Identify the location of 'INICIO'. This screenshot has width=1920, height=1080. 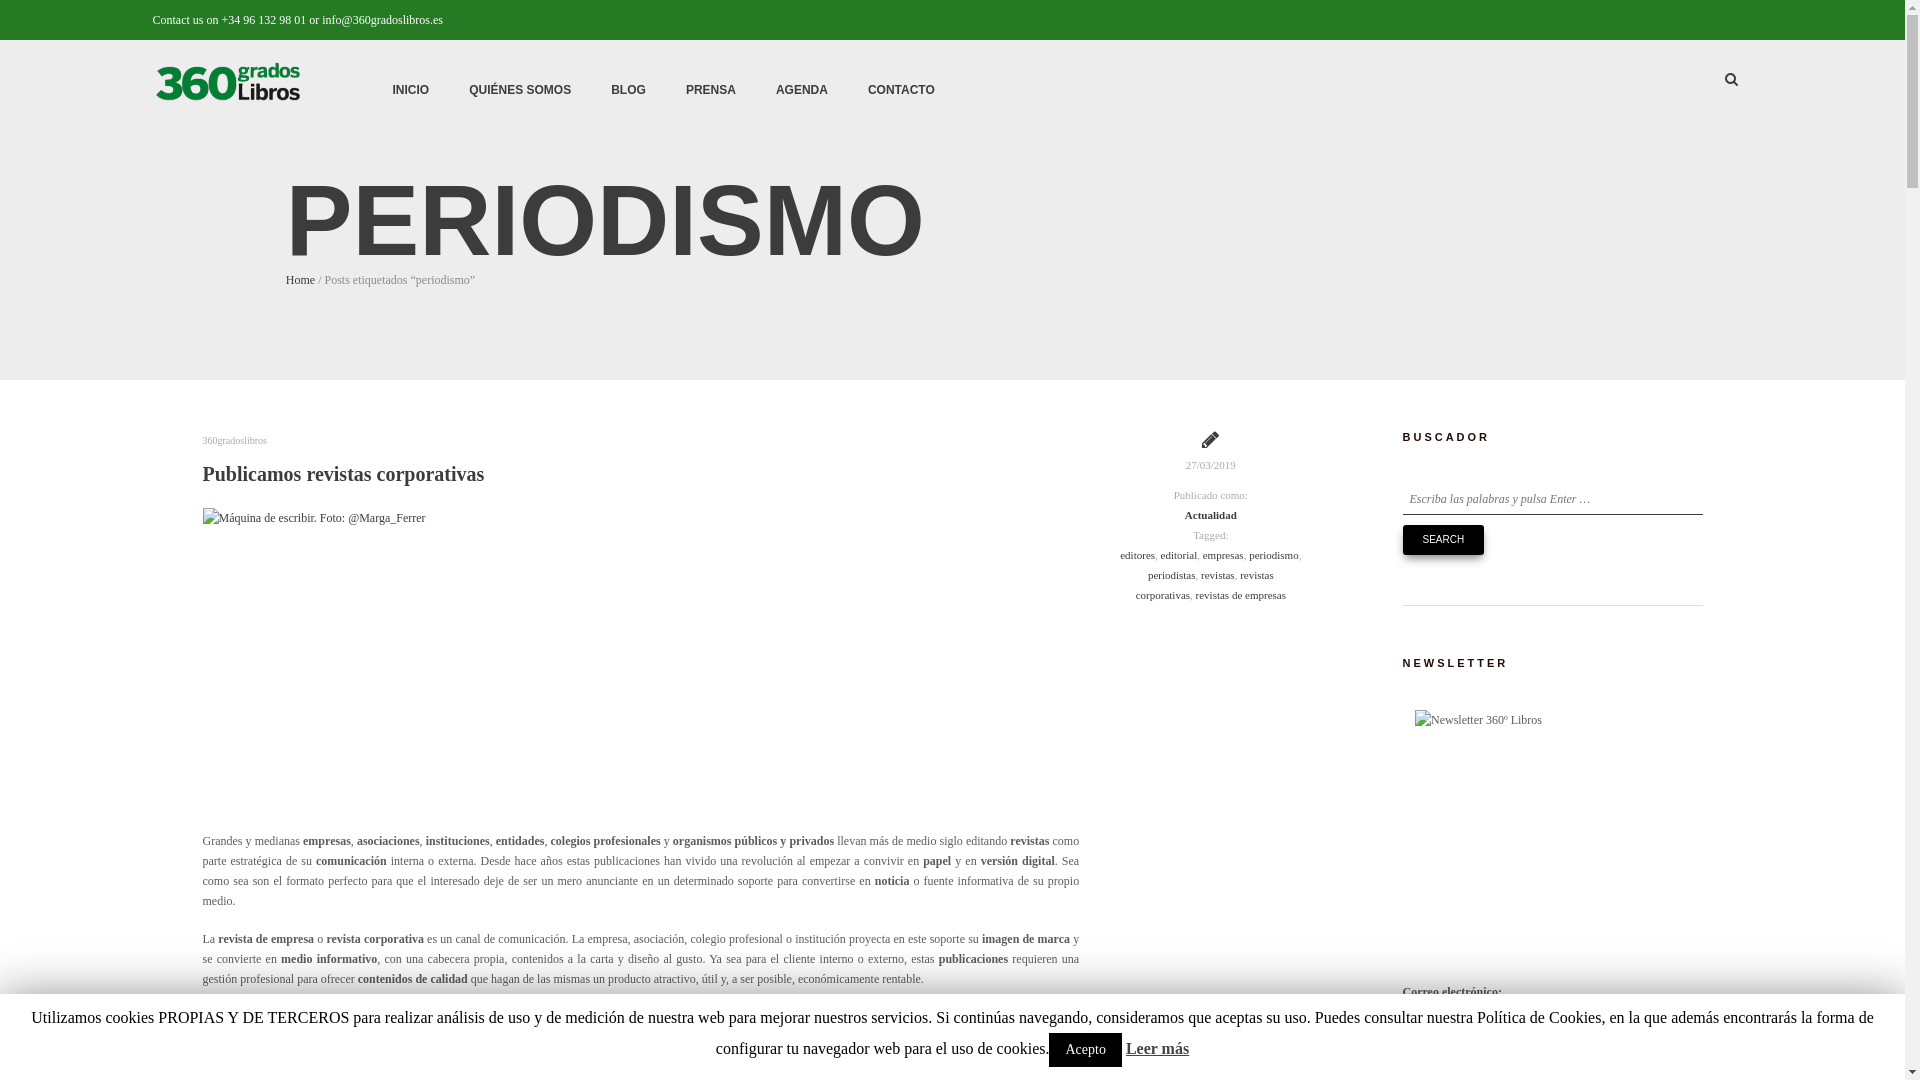
(409, 88).